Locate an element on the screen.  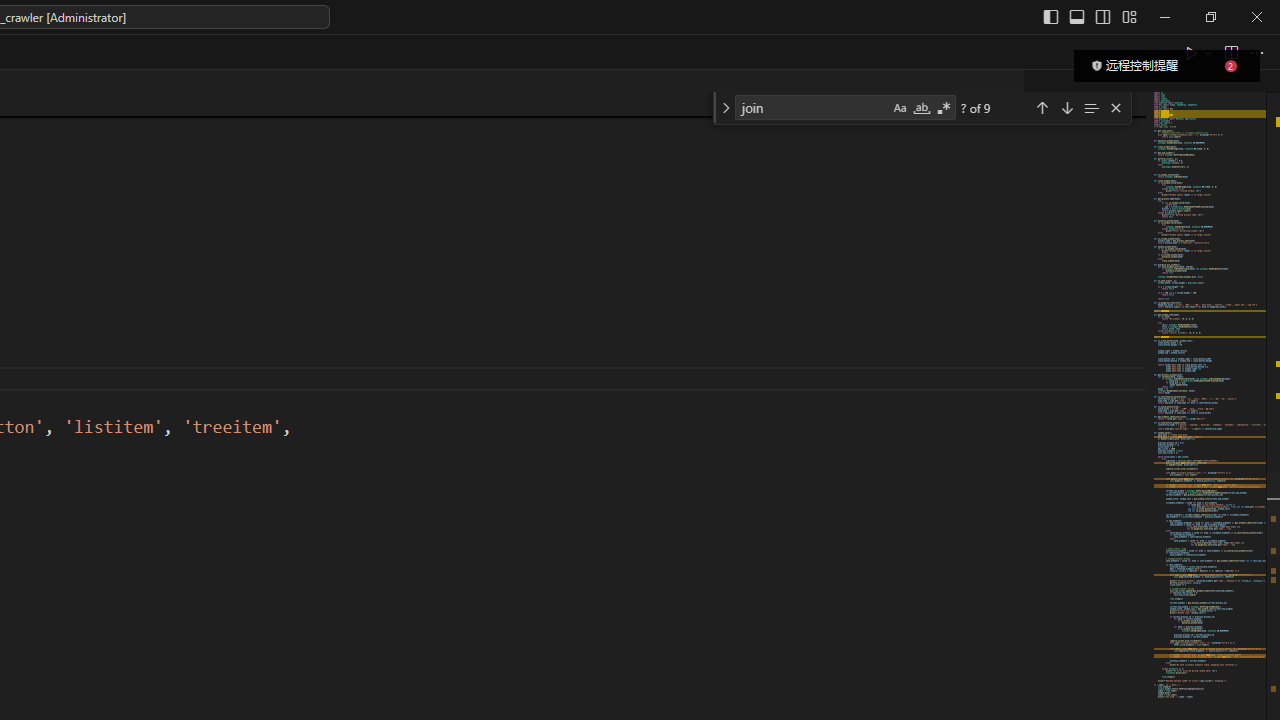
'Toggle Replace' is located at coordinates (724, 108).